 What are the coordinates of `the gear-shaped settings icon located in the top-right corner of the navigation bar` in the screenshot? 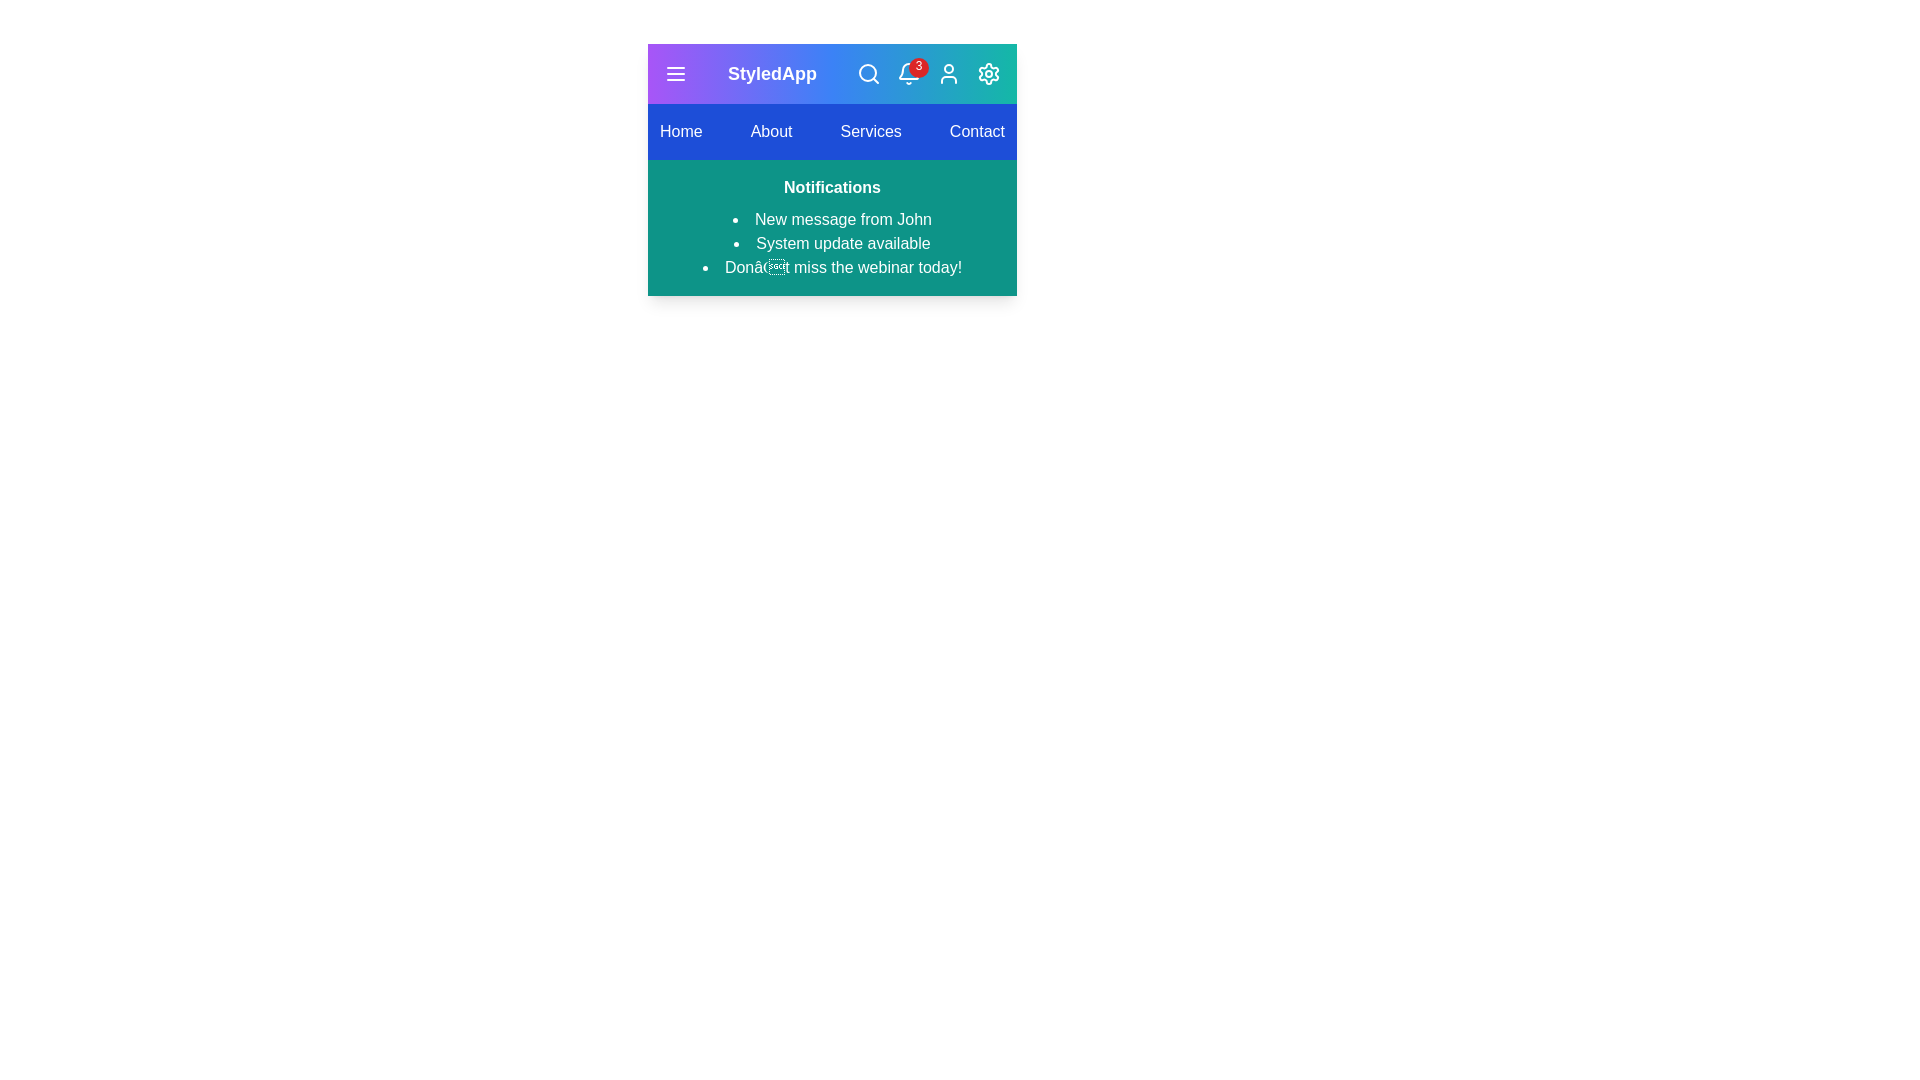 It's located at (988, 72).